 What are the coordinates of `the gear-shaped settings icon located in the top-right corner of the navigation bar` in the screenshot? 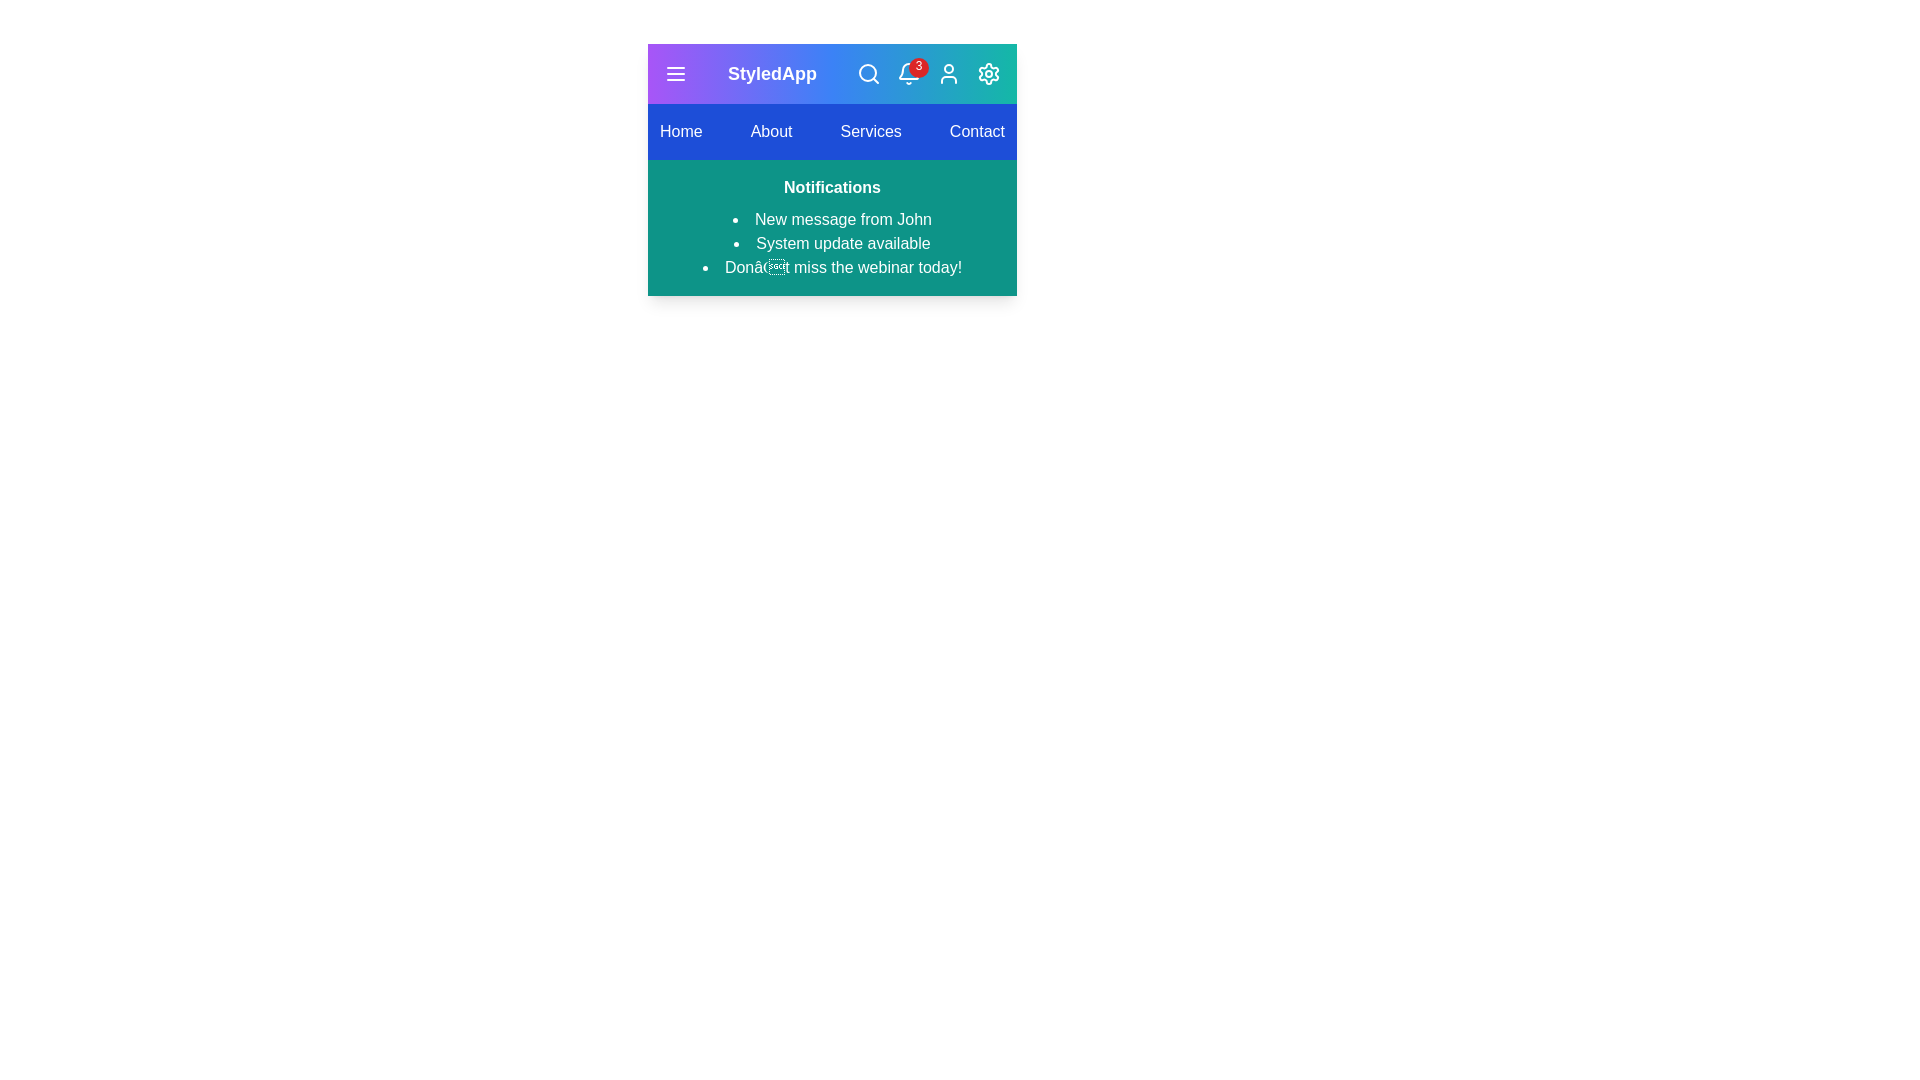 It's located at (988, 72).